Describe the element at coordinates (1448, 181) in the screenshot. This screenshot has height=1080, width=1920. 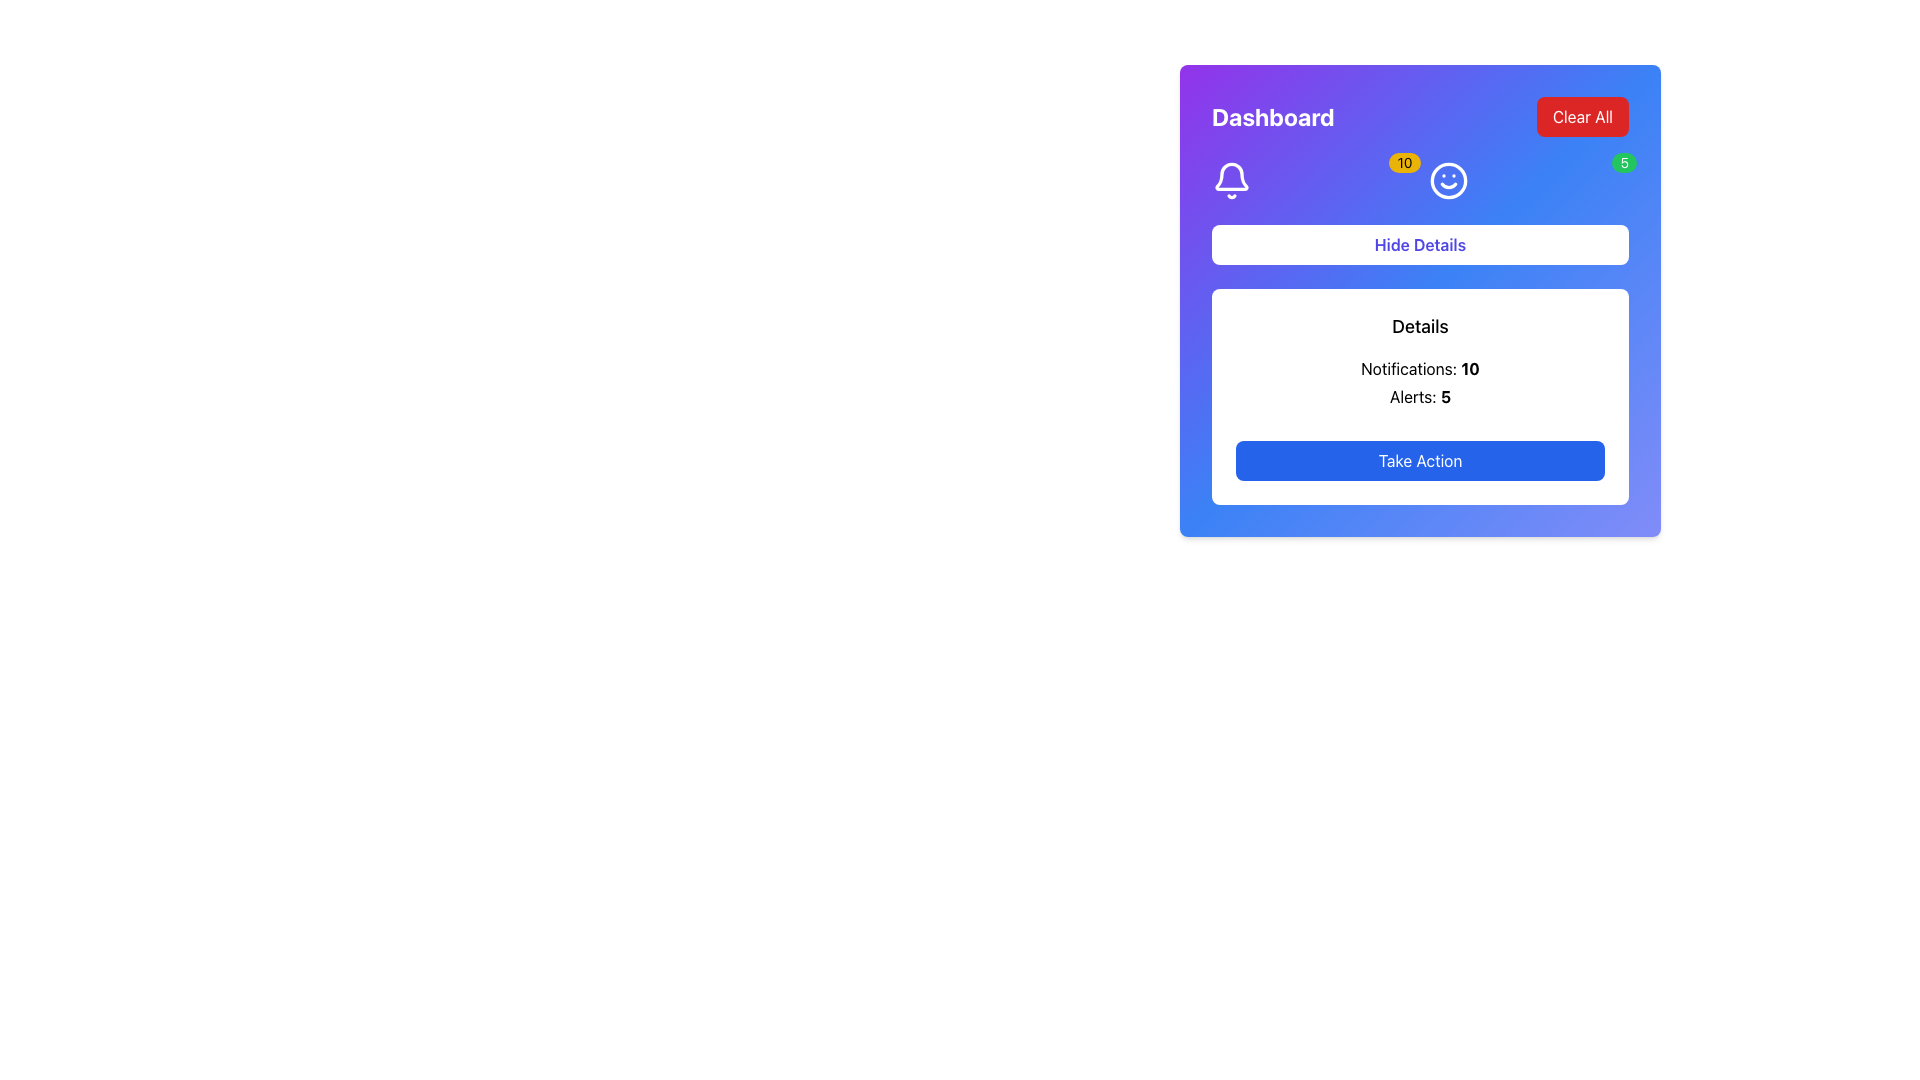
I see `the circular graphic element representing a smiley face, located in the top-right corner of the dashboard next to the 'Clear All' button` at that location.